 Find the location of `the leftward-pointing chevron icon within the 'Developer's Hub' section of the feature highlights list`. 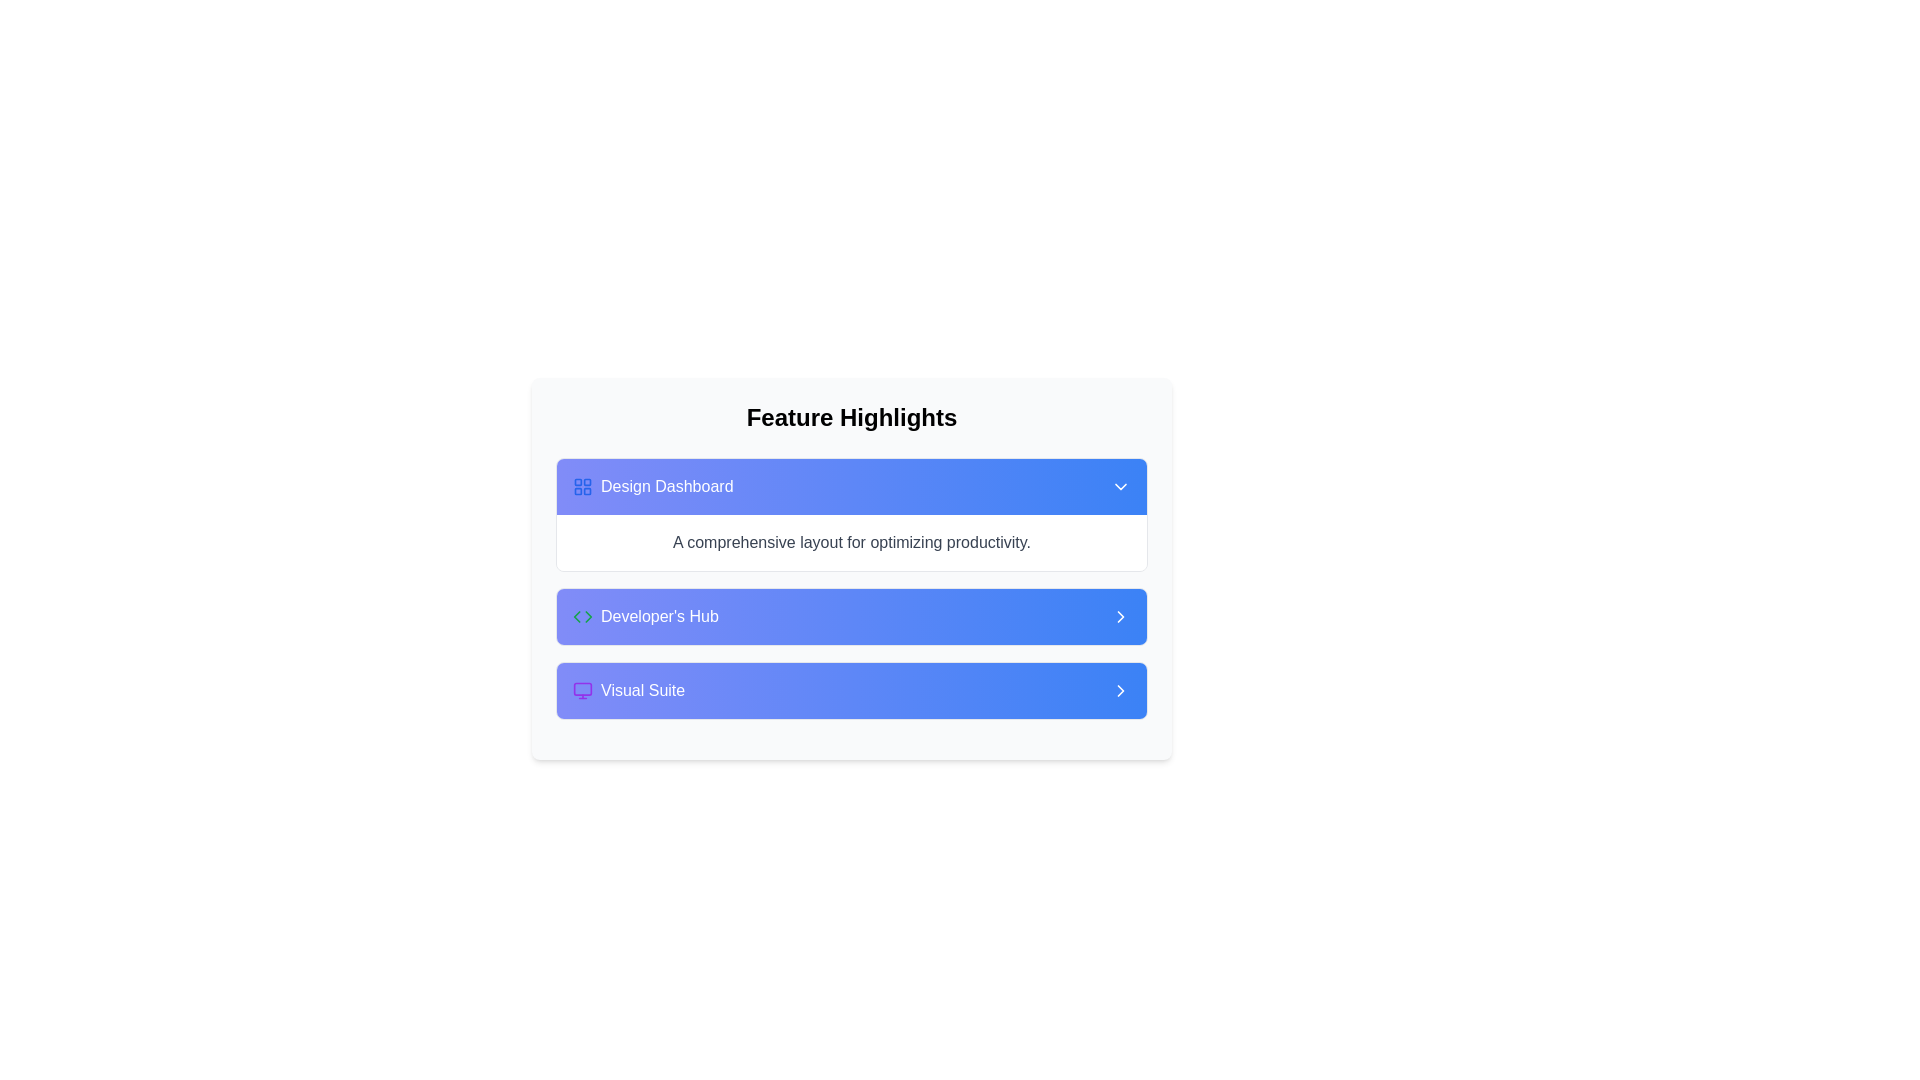

the leftward-pointing chevron icon within the 'Developer's Hub' section of the feature highlights list is located at coordinates (576, 616).